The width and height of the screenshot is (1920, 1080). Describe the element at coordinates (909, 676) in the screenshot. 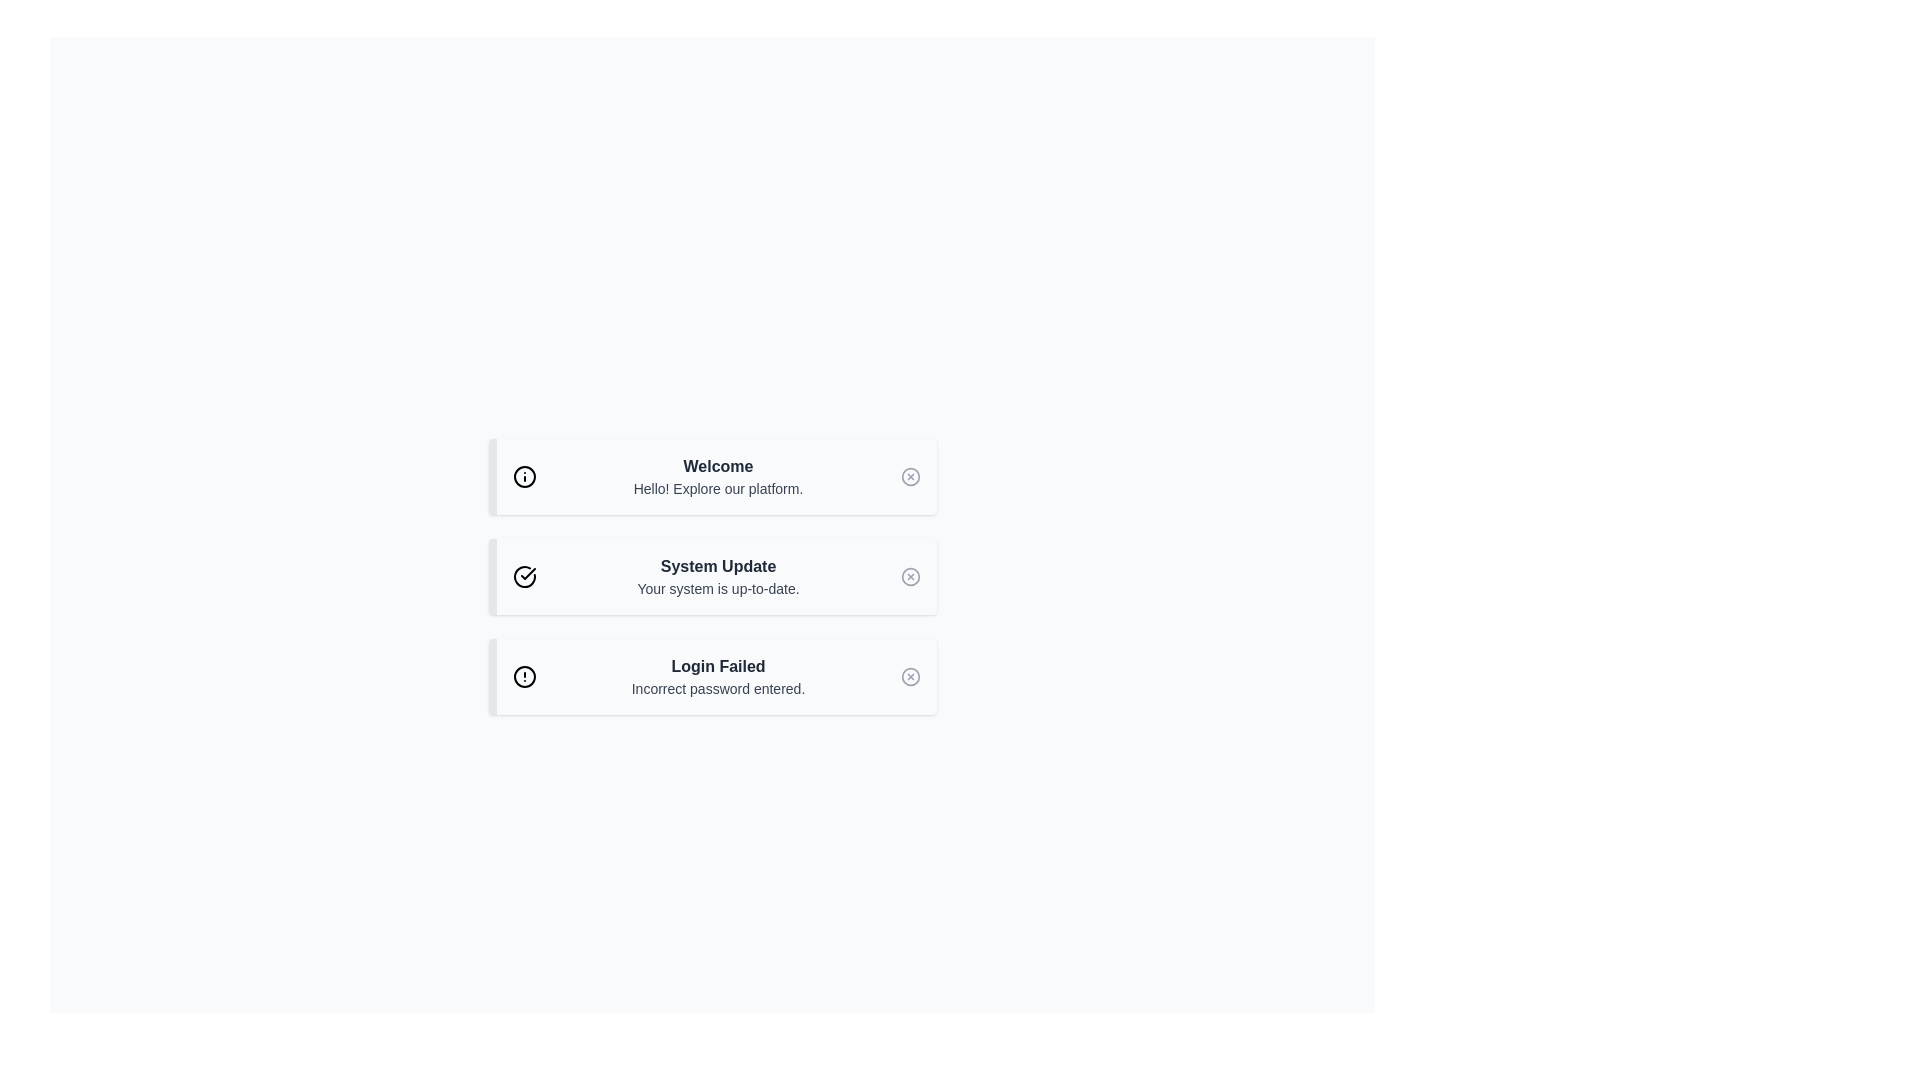

I see `the circular graphical icon element located in the bottom-right corner of the 'Login Failed' notification card` at that location.